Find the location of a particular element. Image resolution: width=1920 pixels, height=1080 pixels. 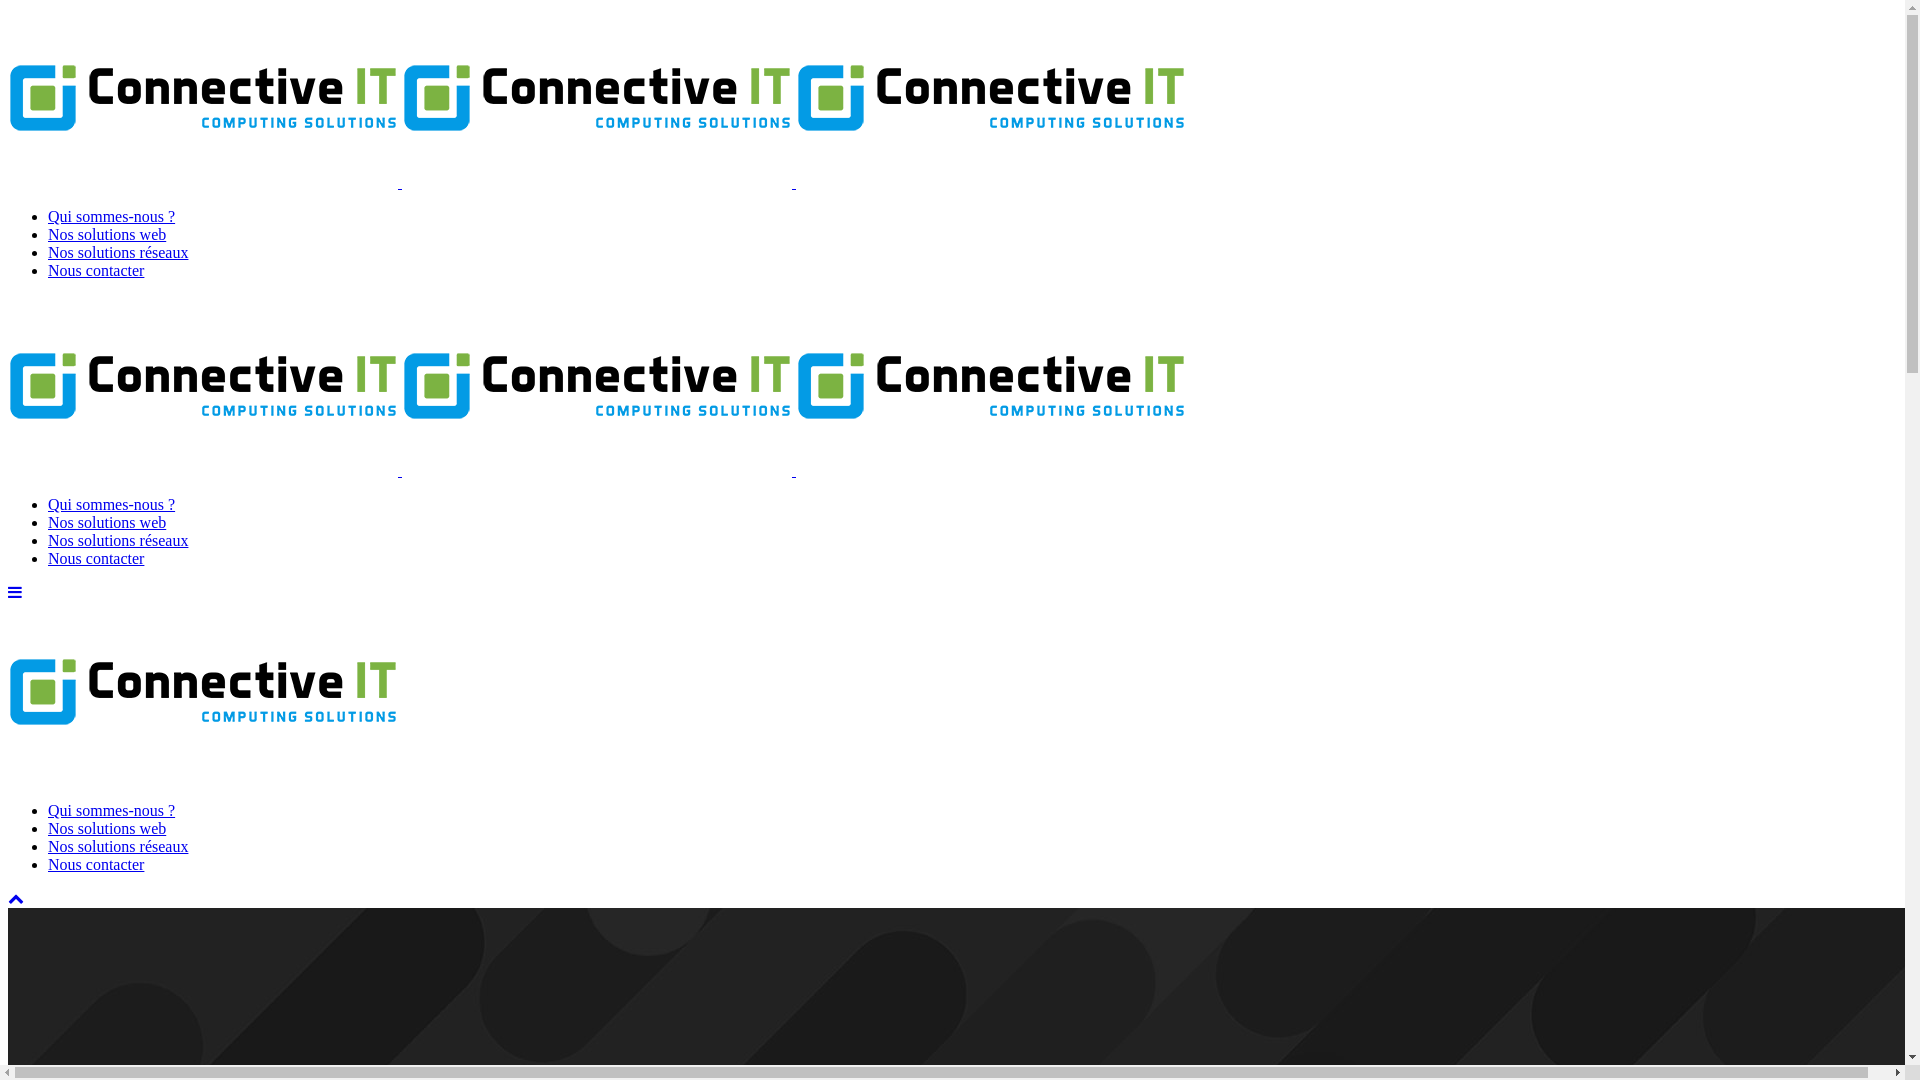

'Nous contacter' is located at coordinates (95, 558).